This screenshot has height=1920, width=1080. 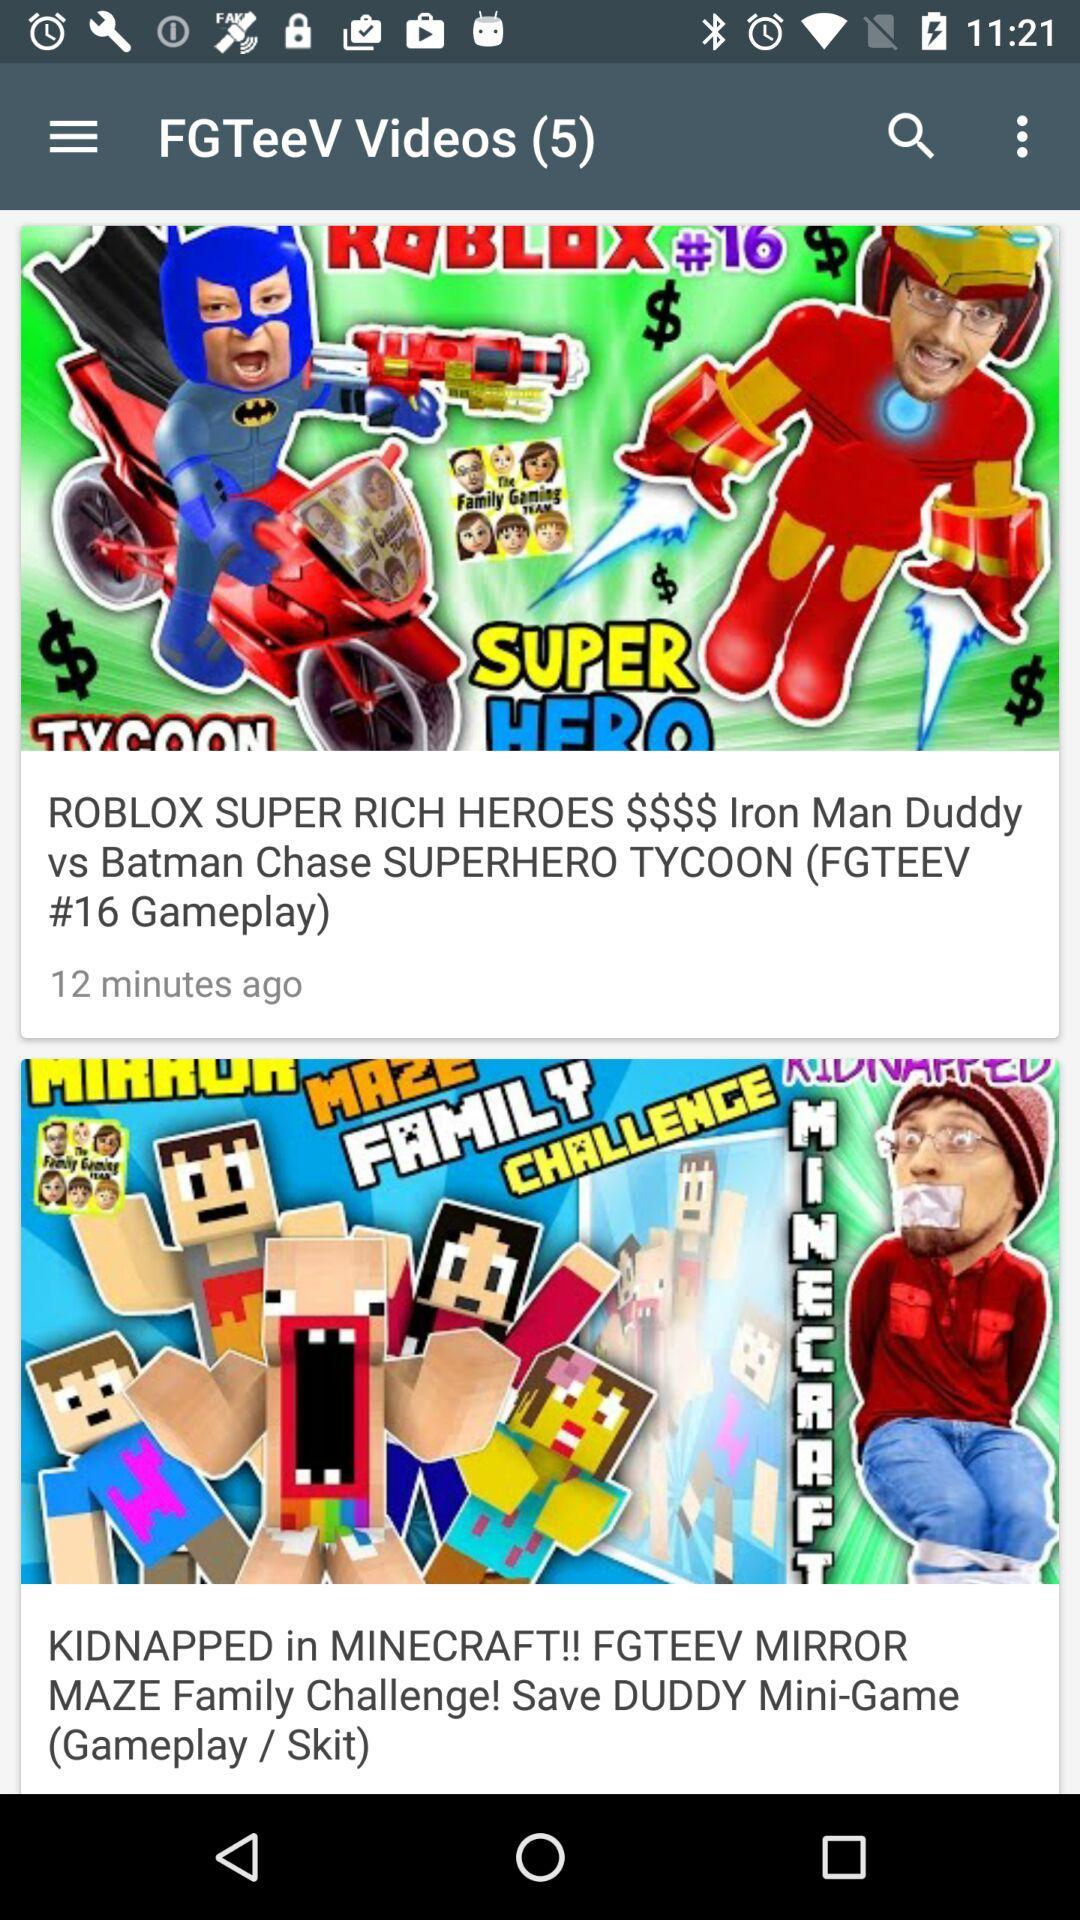 What do you see at coordinates (72, 135) in the screenshot?
I see `the item to the left of fgteev videos (5) app` at bounding box center [72, 135].